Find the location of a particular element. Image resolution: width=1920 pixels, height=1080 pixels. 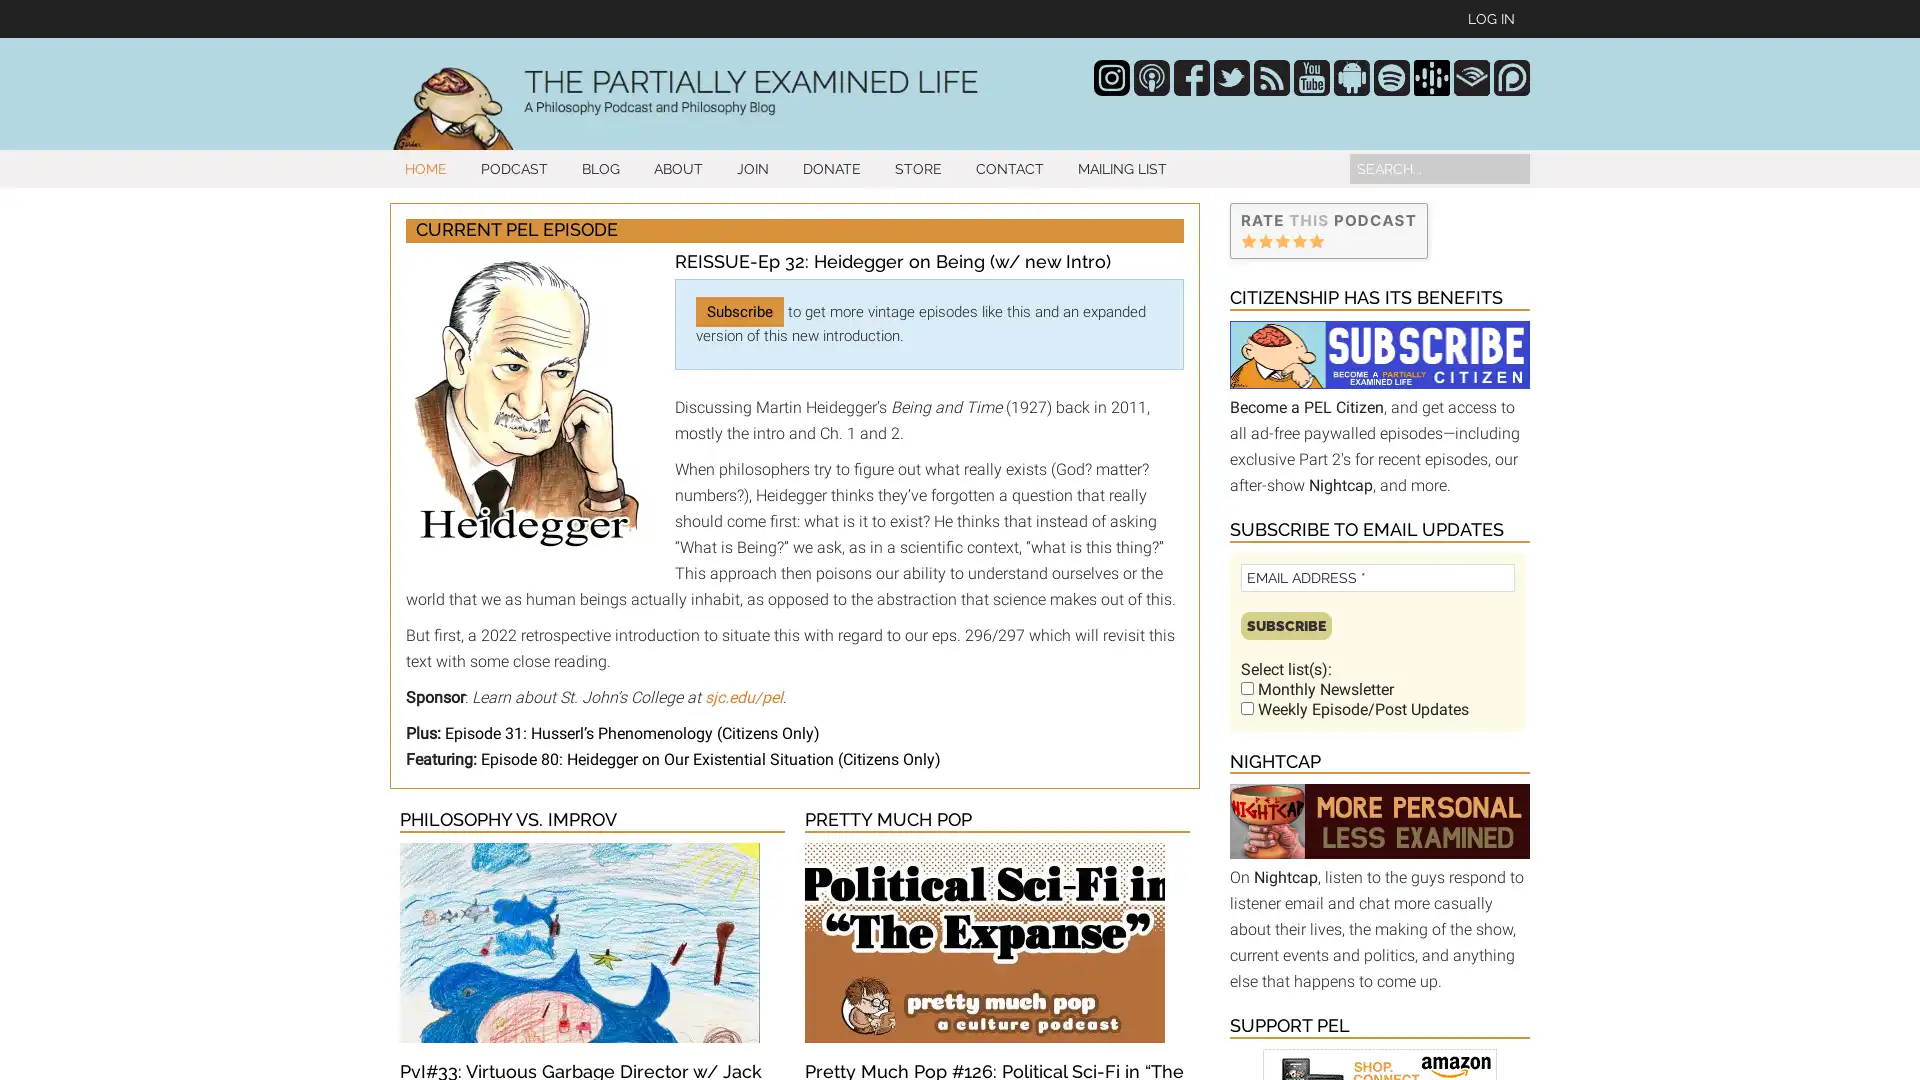

Subscribe is located at coordinates (1286, 623).